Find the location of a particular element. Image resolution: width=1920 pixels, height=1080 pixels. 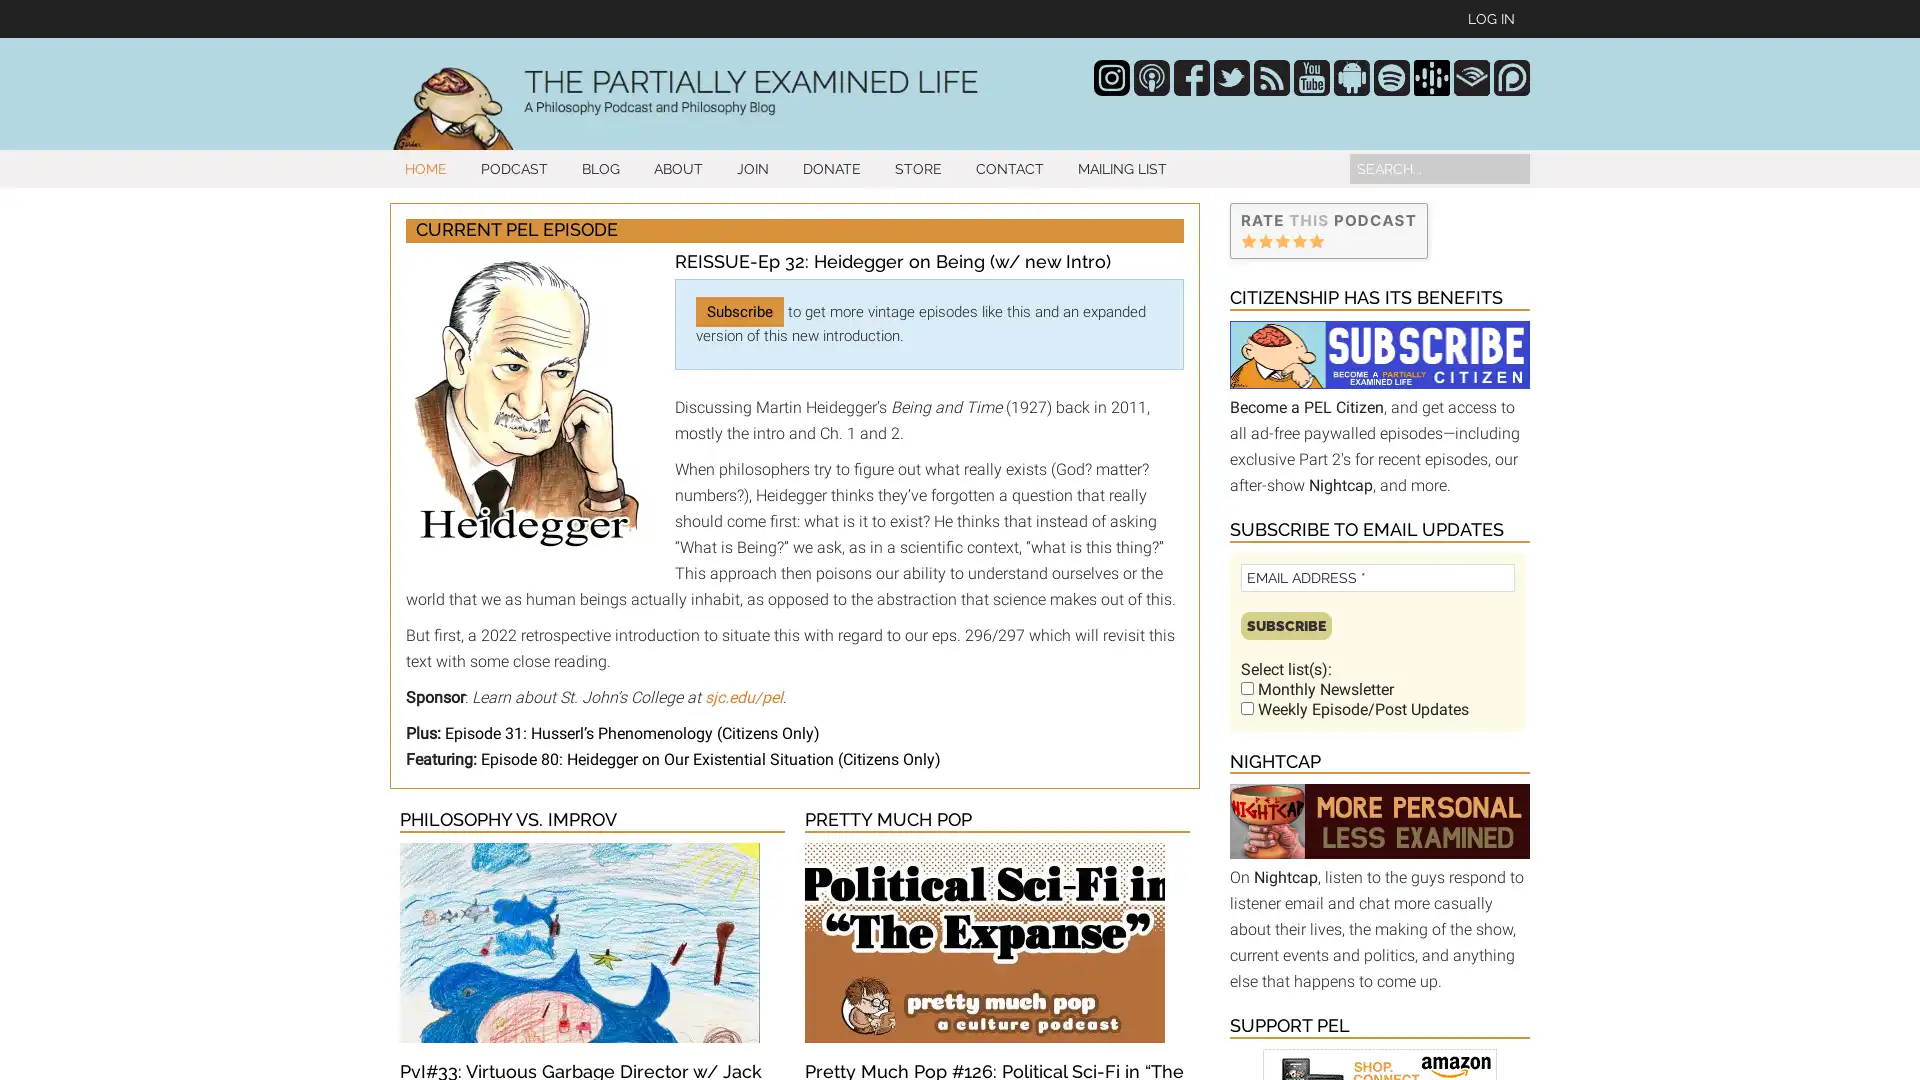

Subscribe is located at coordinates (1286, 623).